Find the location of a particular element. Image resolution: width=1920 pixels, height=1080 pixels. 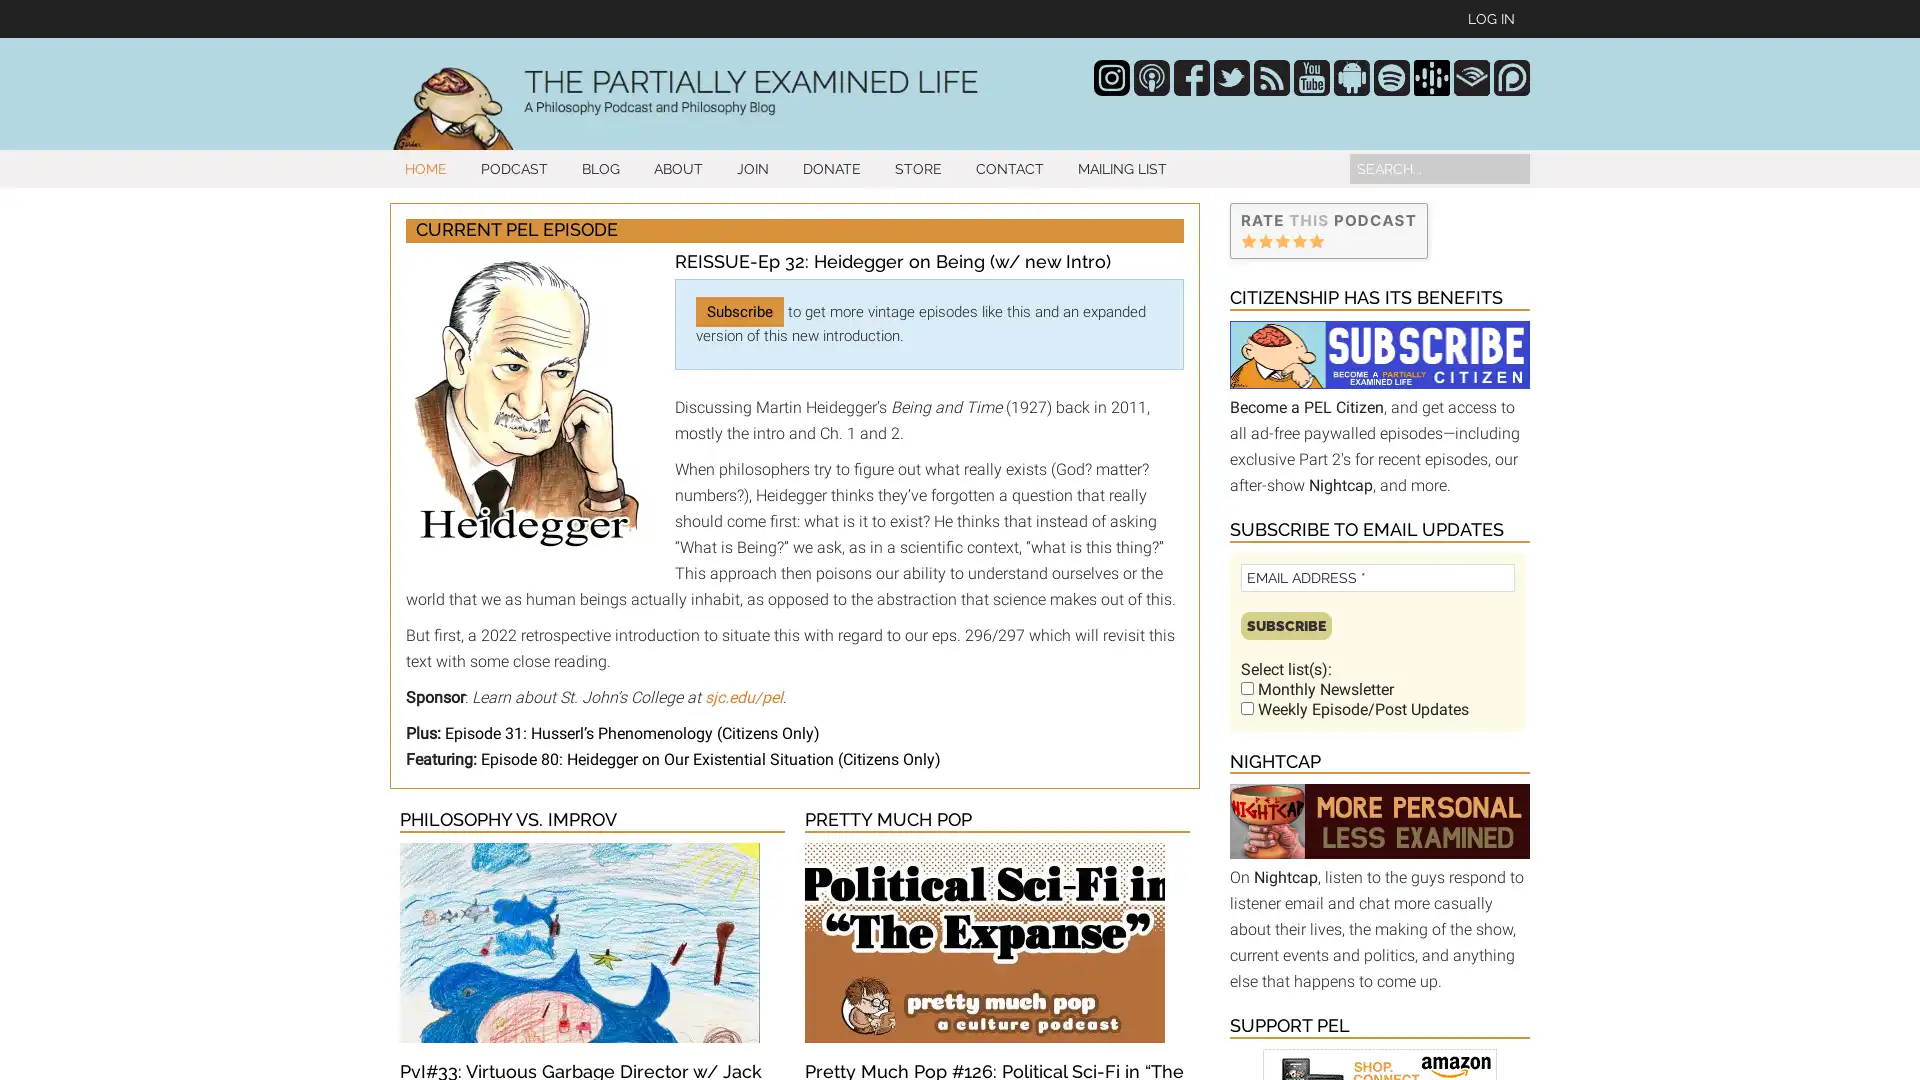

Subscribe is located at coordinates (1286, 623).